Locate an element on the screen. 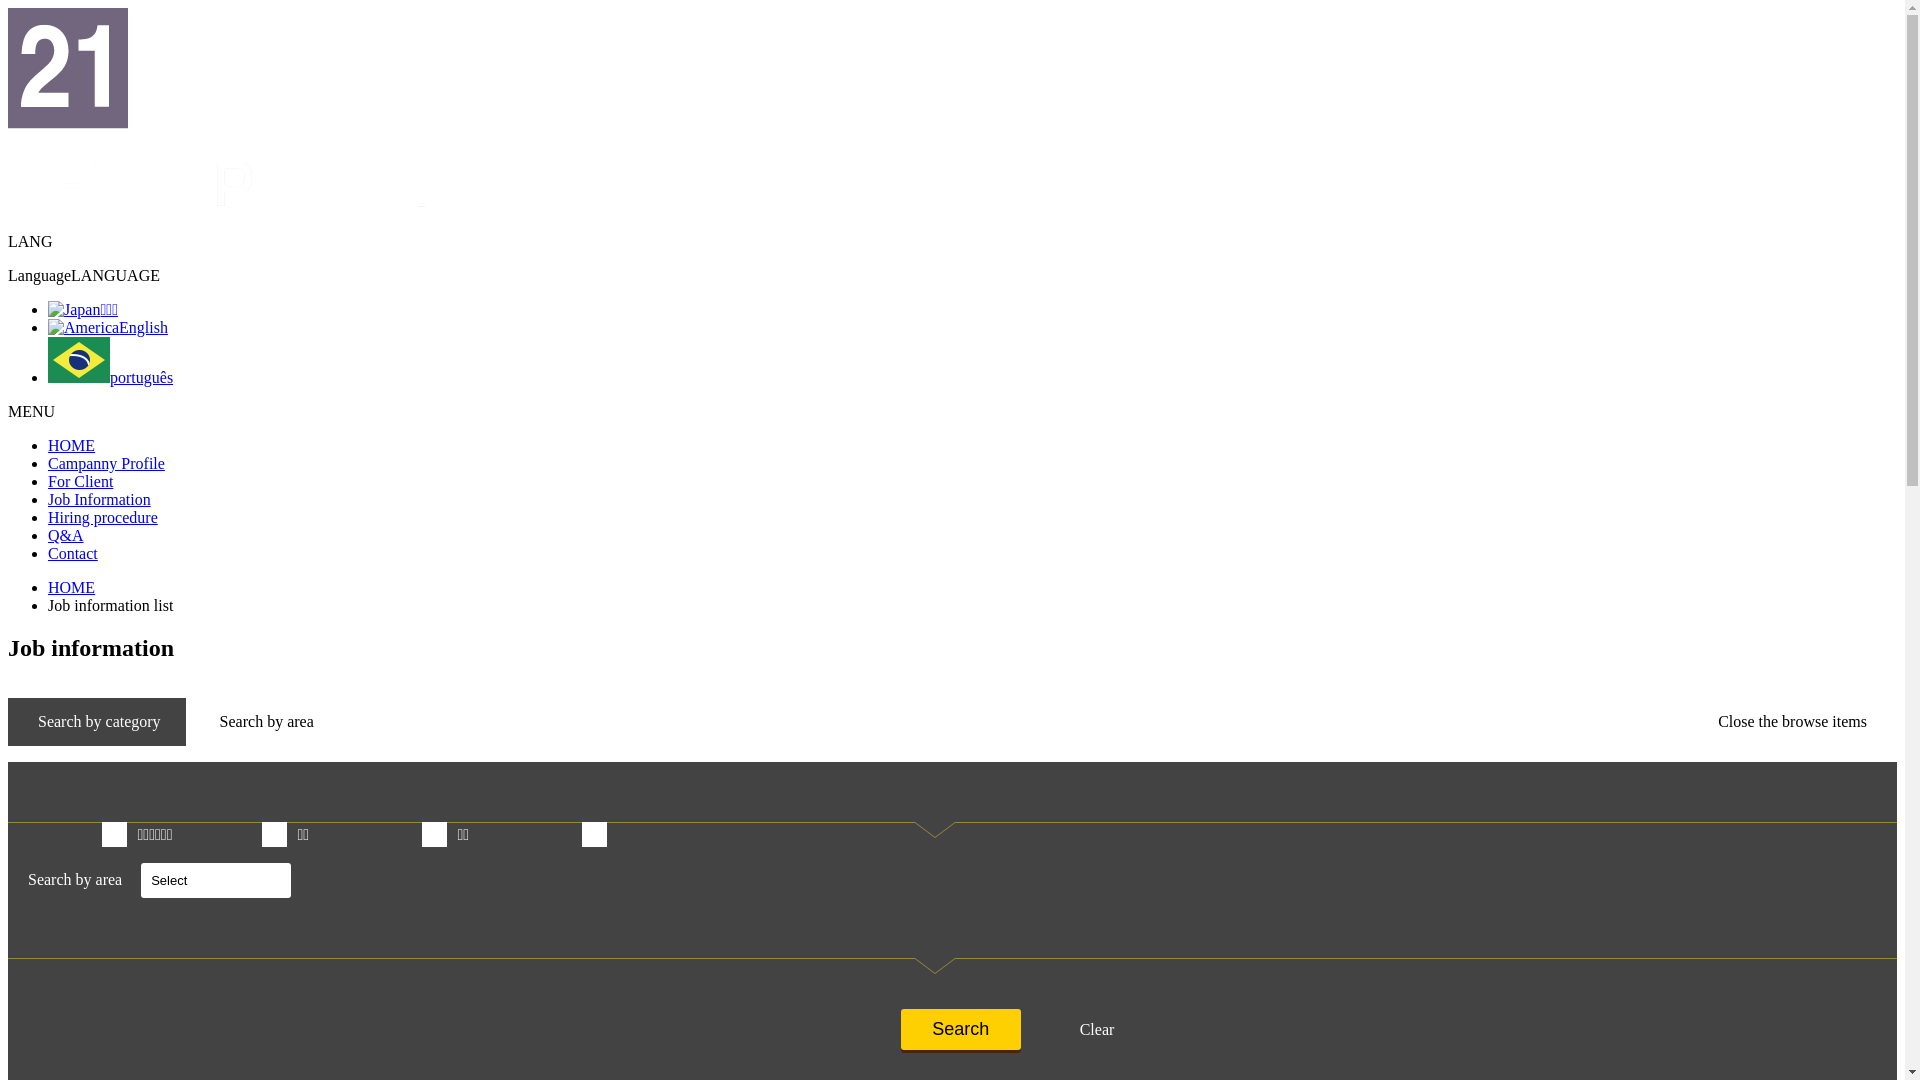  'For Client' is located at coordinates (80, 481).